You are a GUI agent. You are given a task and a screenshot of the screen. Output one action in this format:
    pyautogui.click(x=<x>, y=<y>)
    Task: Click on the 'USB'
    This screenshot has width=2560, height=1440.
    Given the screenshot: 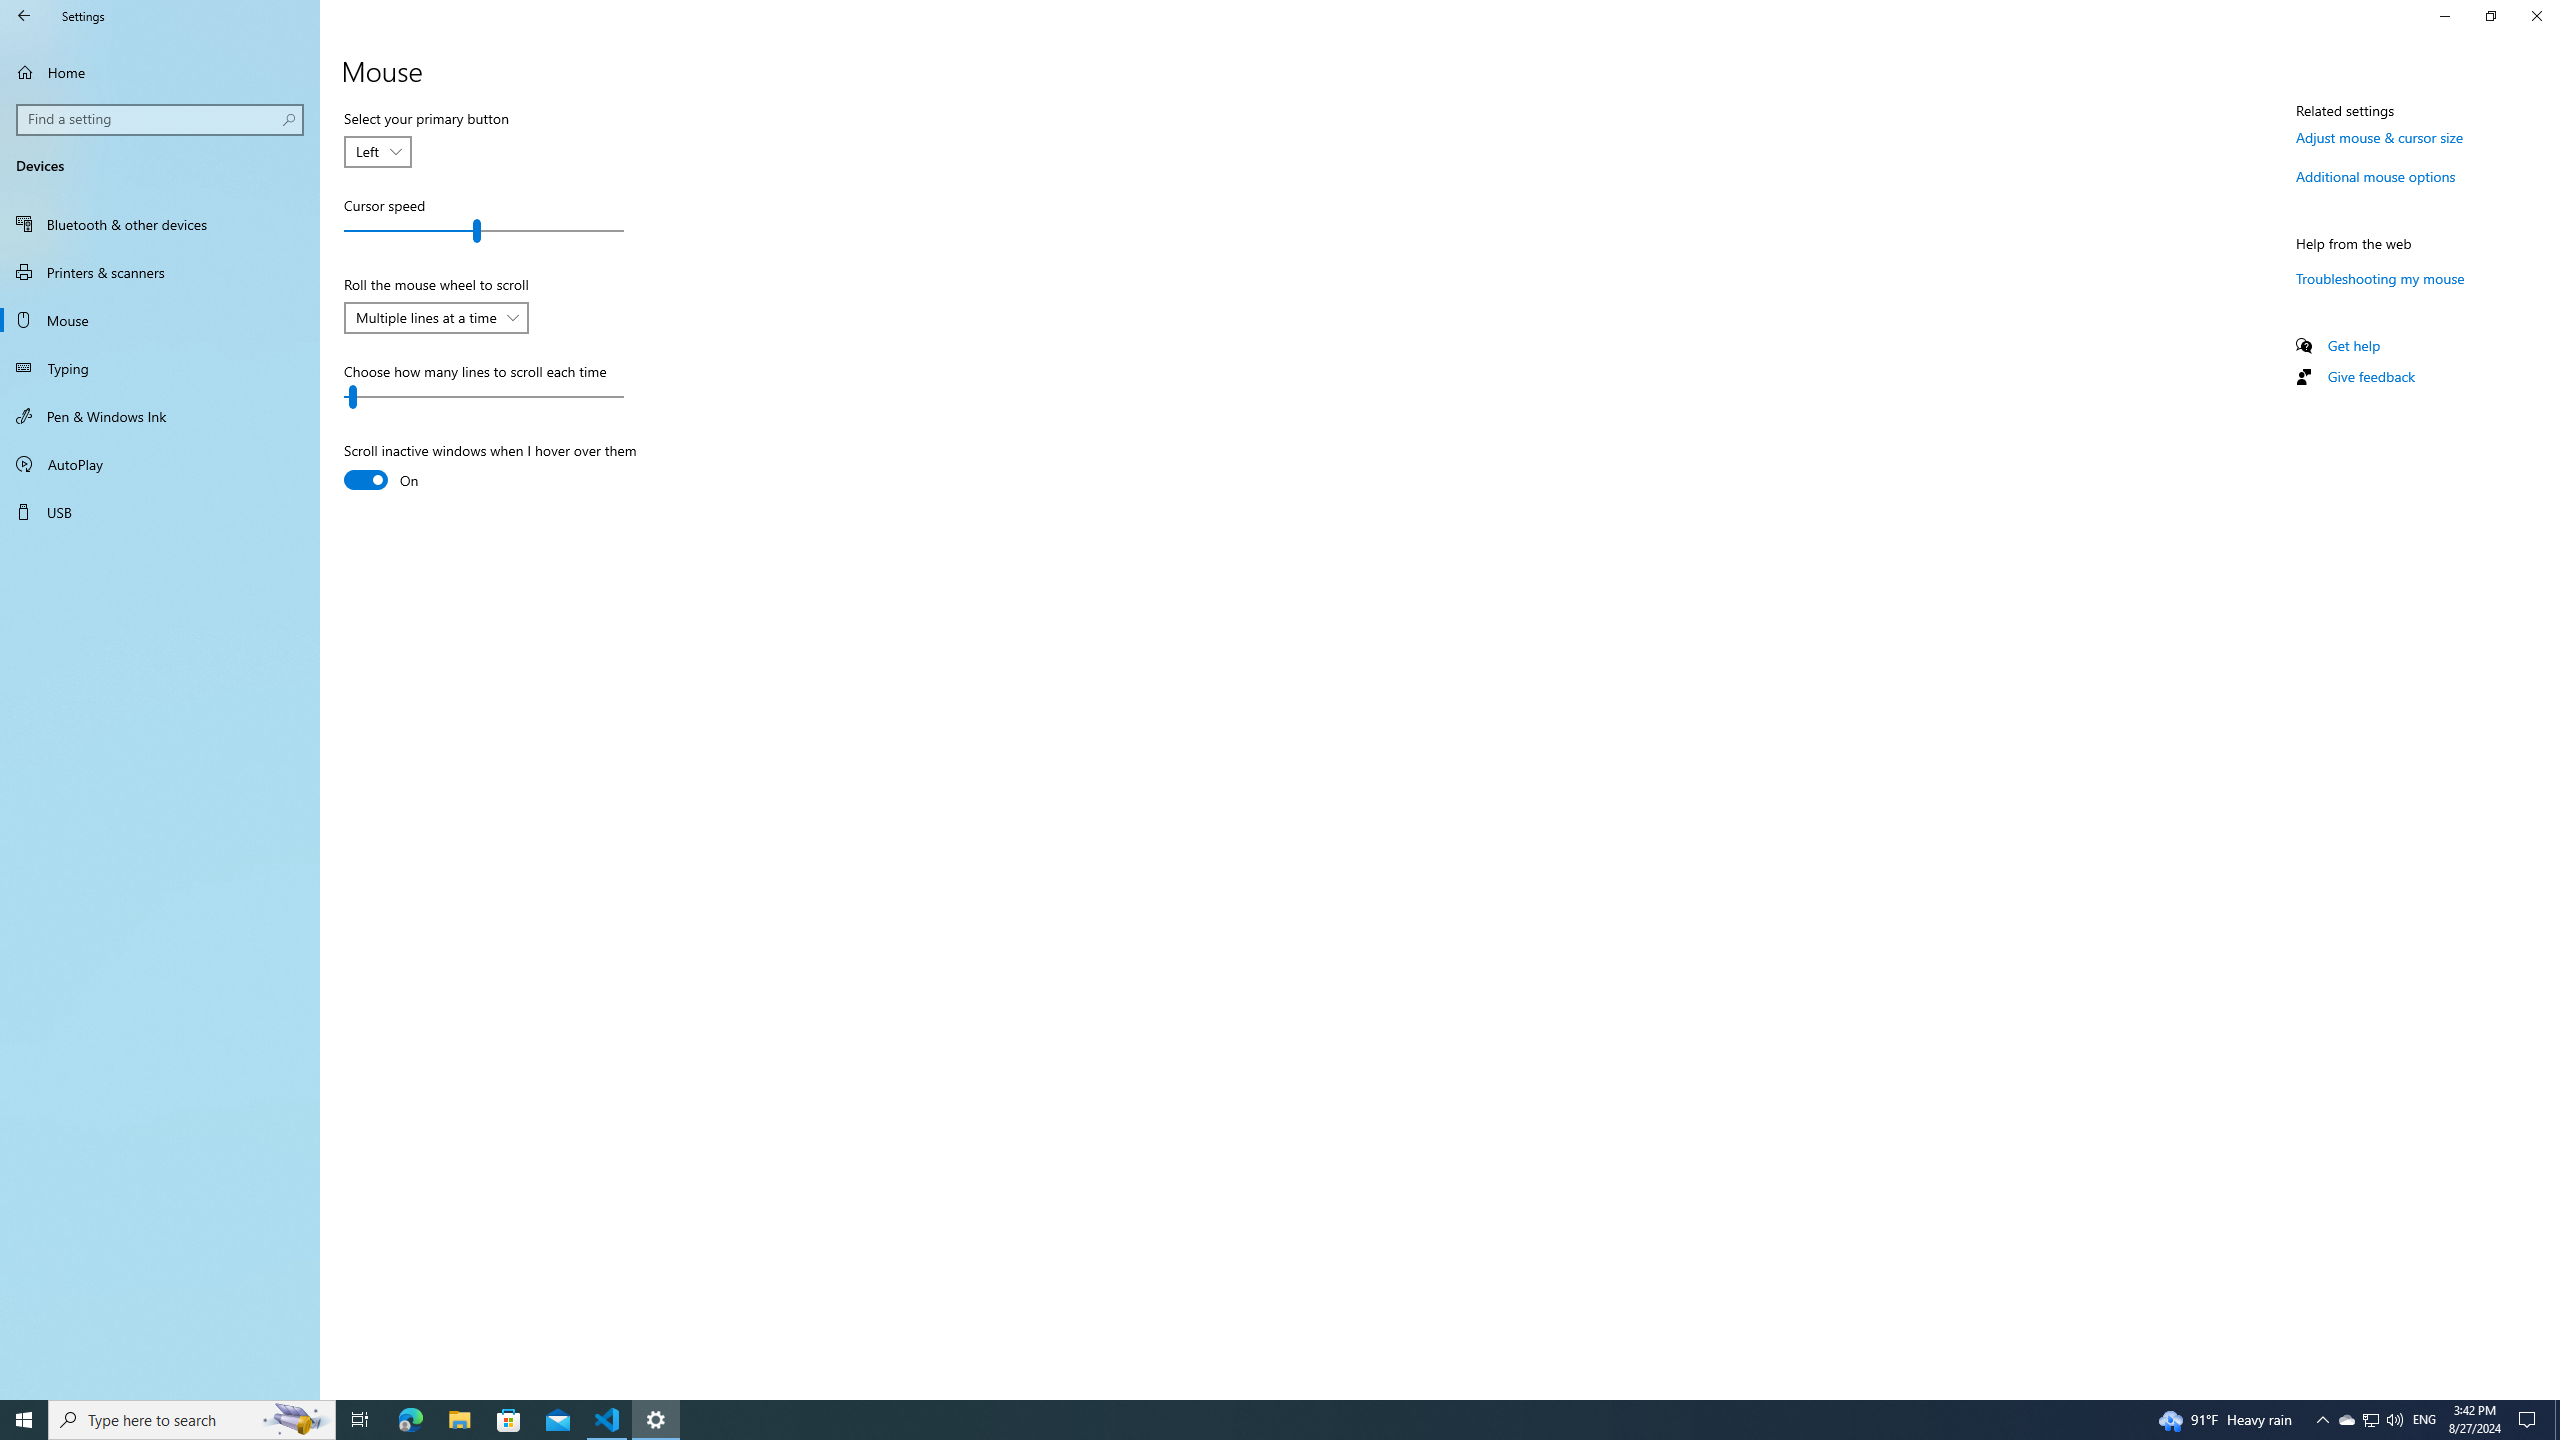 What is the action you would take?
    pyautogui.click(x=159, y=510)
    